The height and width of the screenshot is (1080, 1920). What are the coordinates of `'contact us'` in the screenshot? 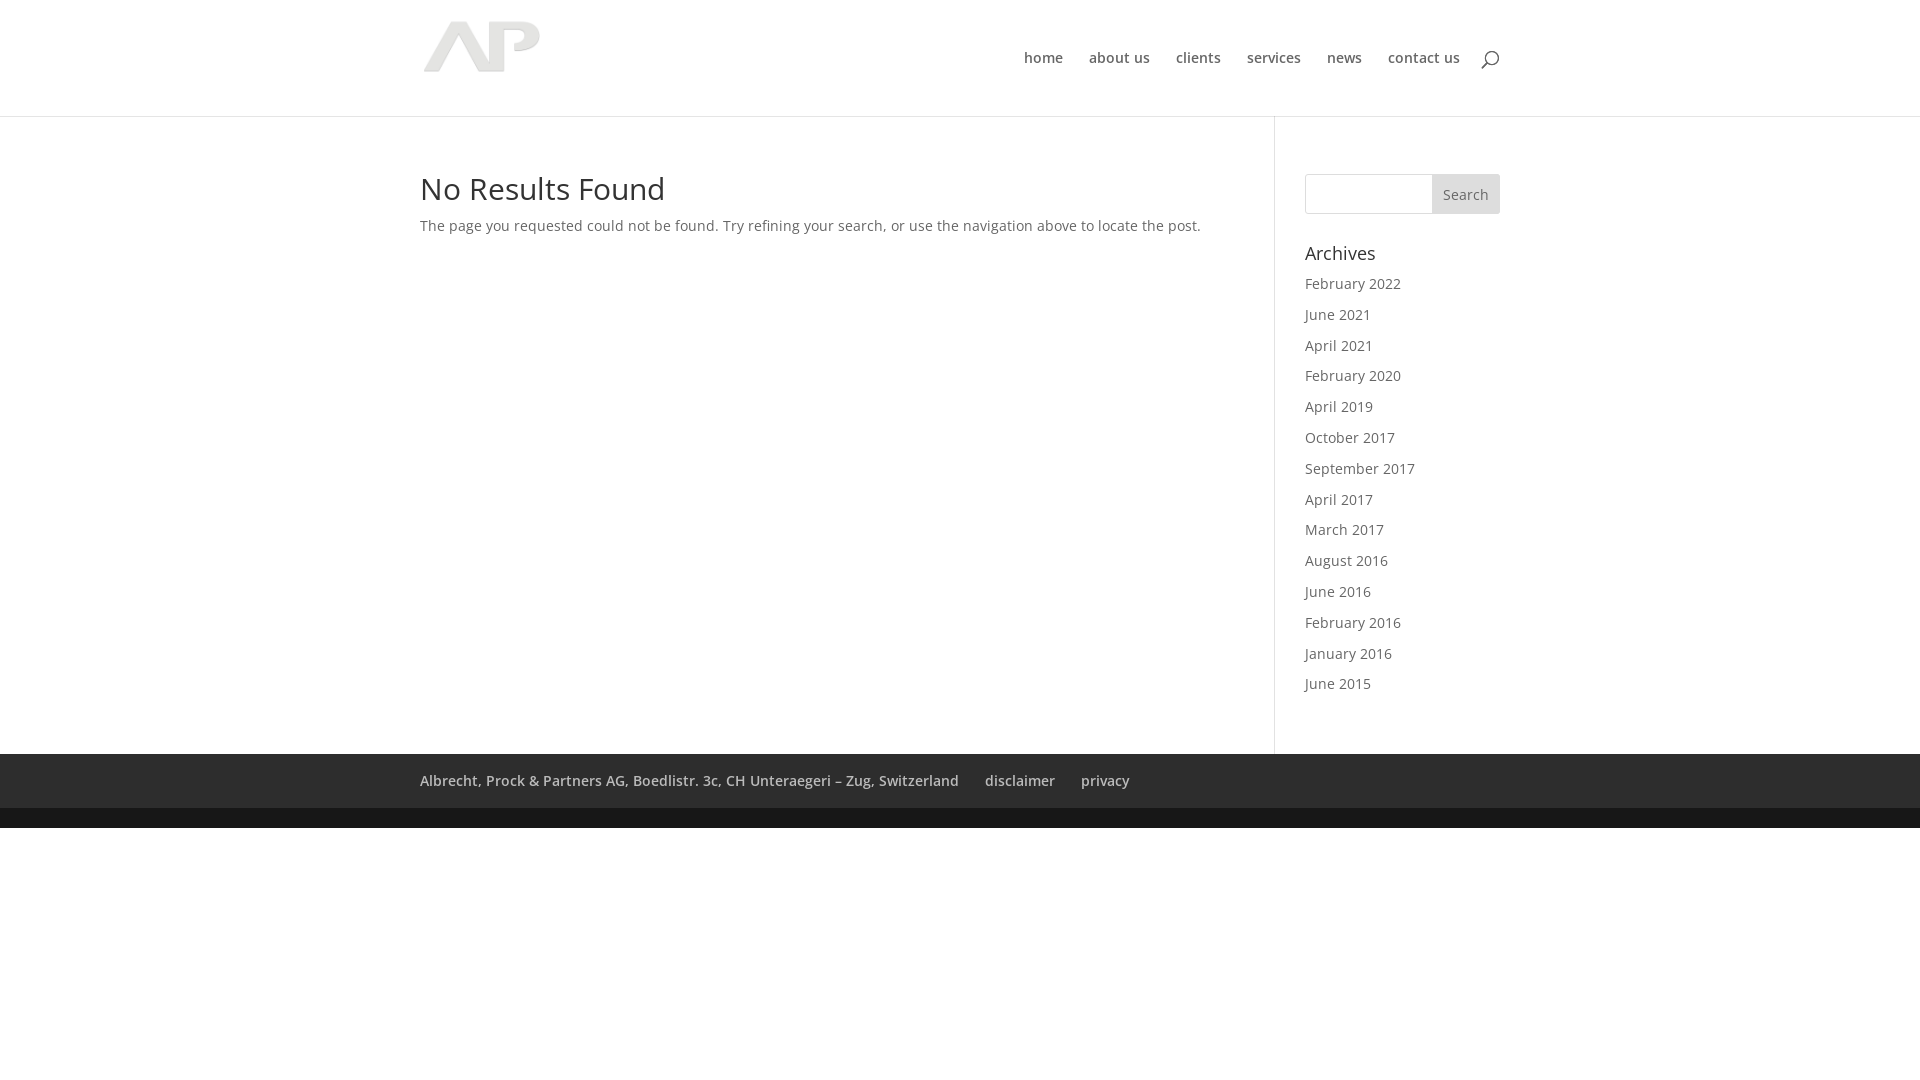 It's located at (1423, 82).